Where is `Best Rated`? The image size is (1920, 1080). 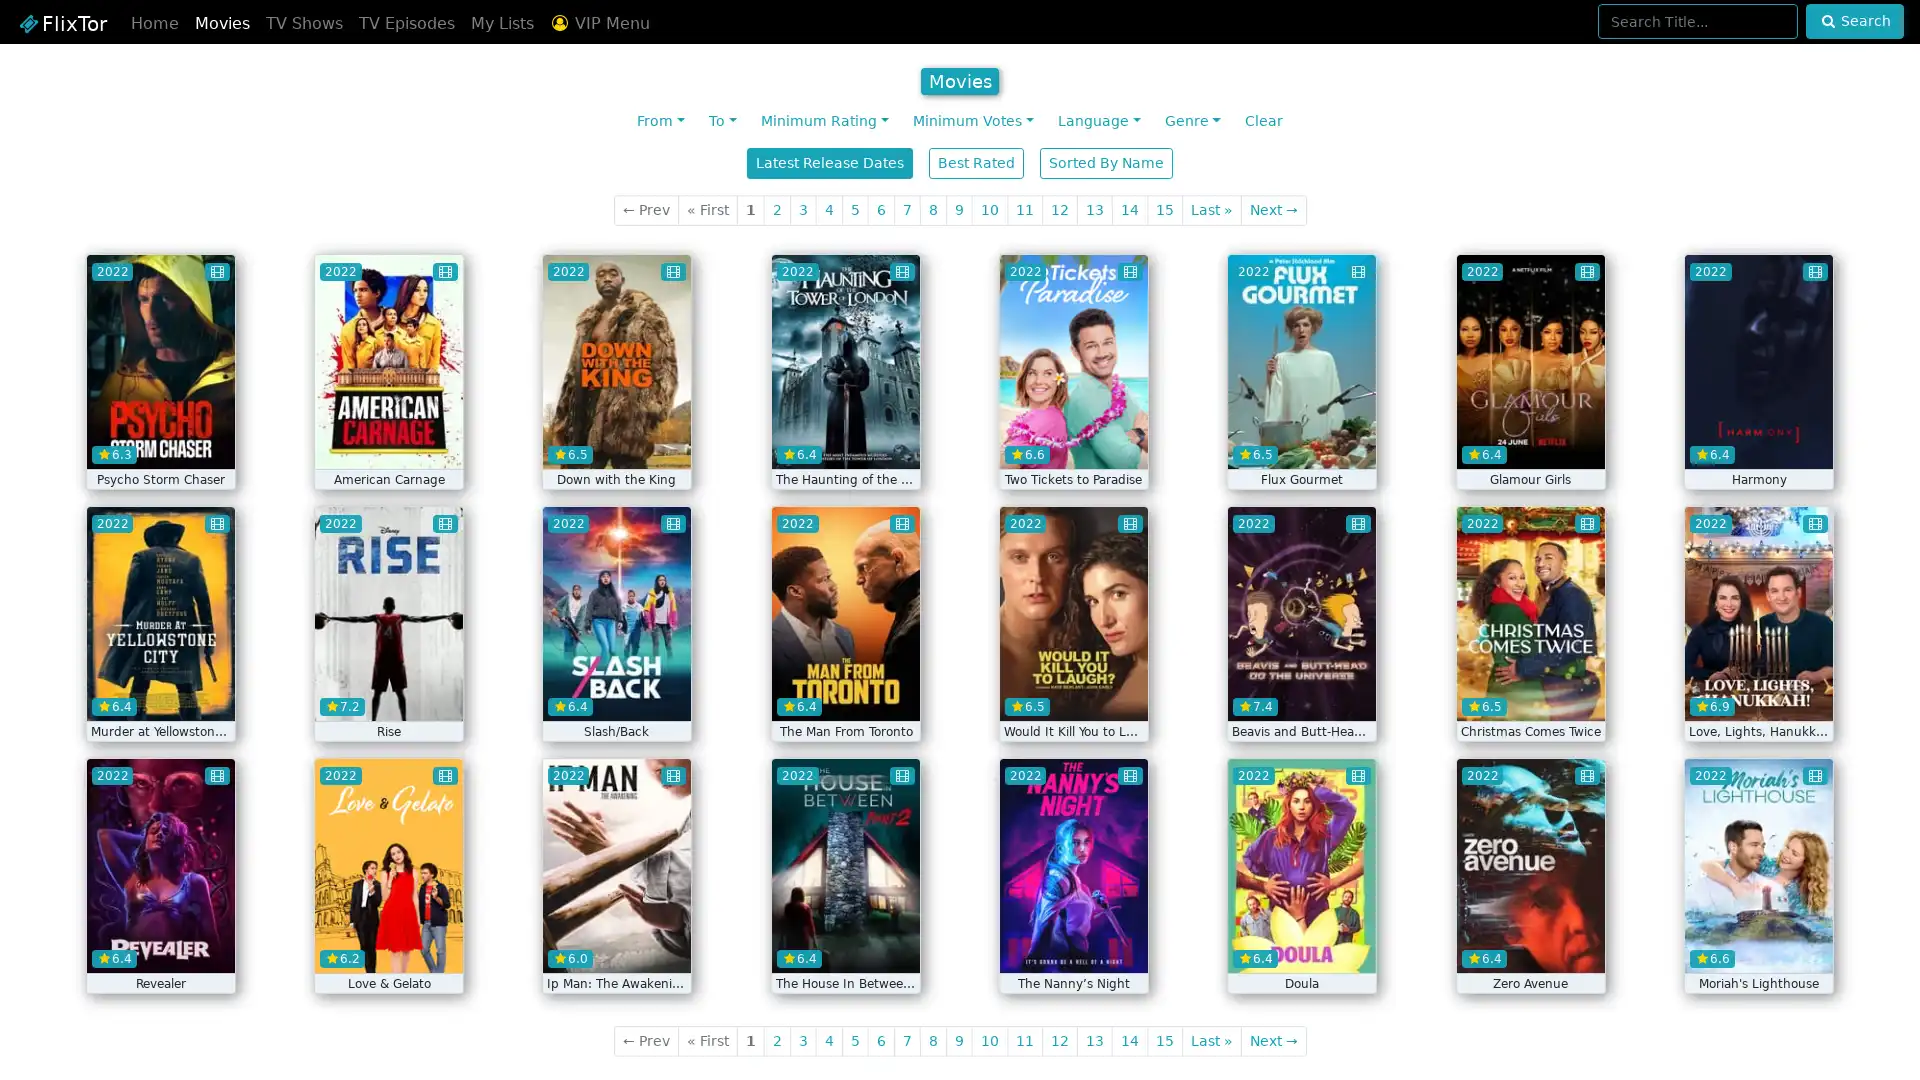
Best Rated is located at coordinates (976, 162).